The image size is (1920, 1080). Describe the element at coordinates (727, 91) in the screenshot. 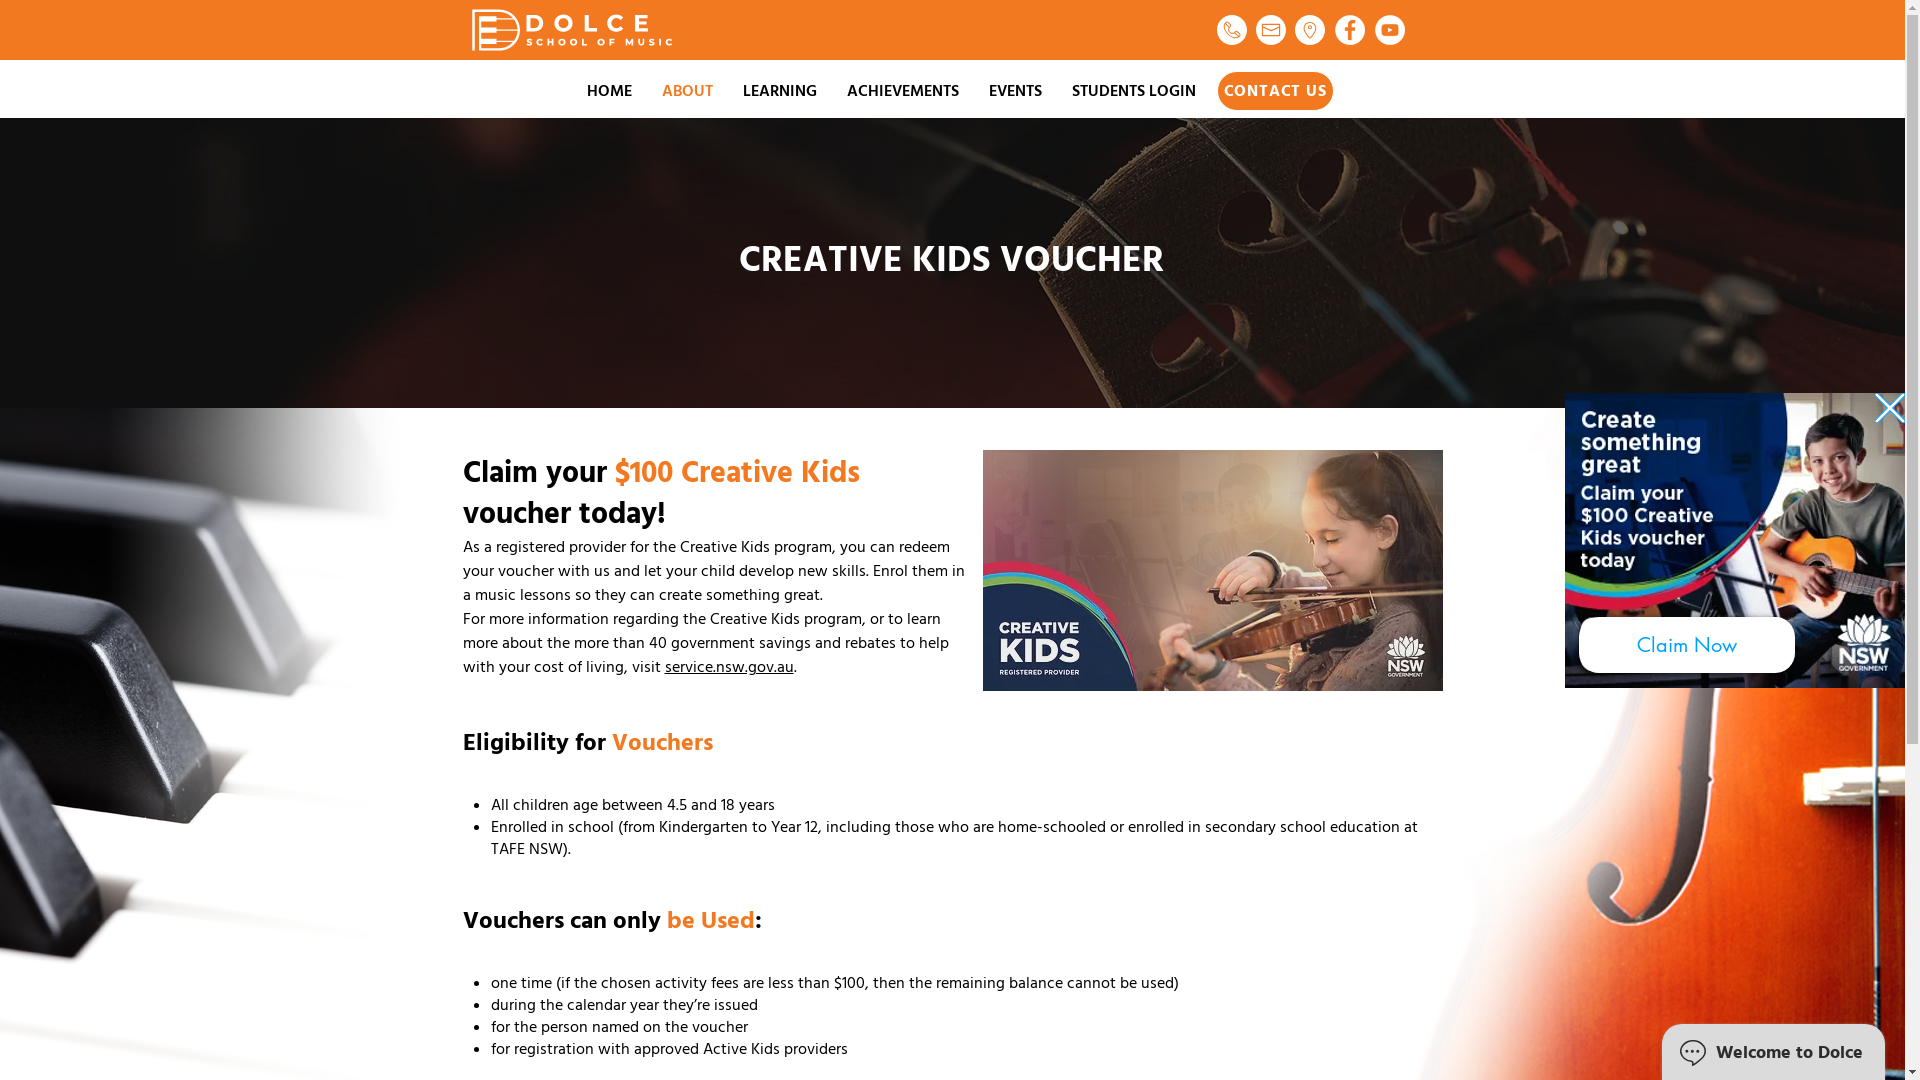

I see `'LEARNING'` at that location.